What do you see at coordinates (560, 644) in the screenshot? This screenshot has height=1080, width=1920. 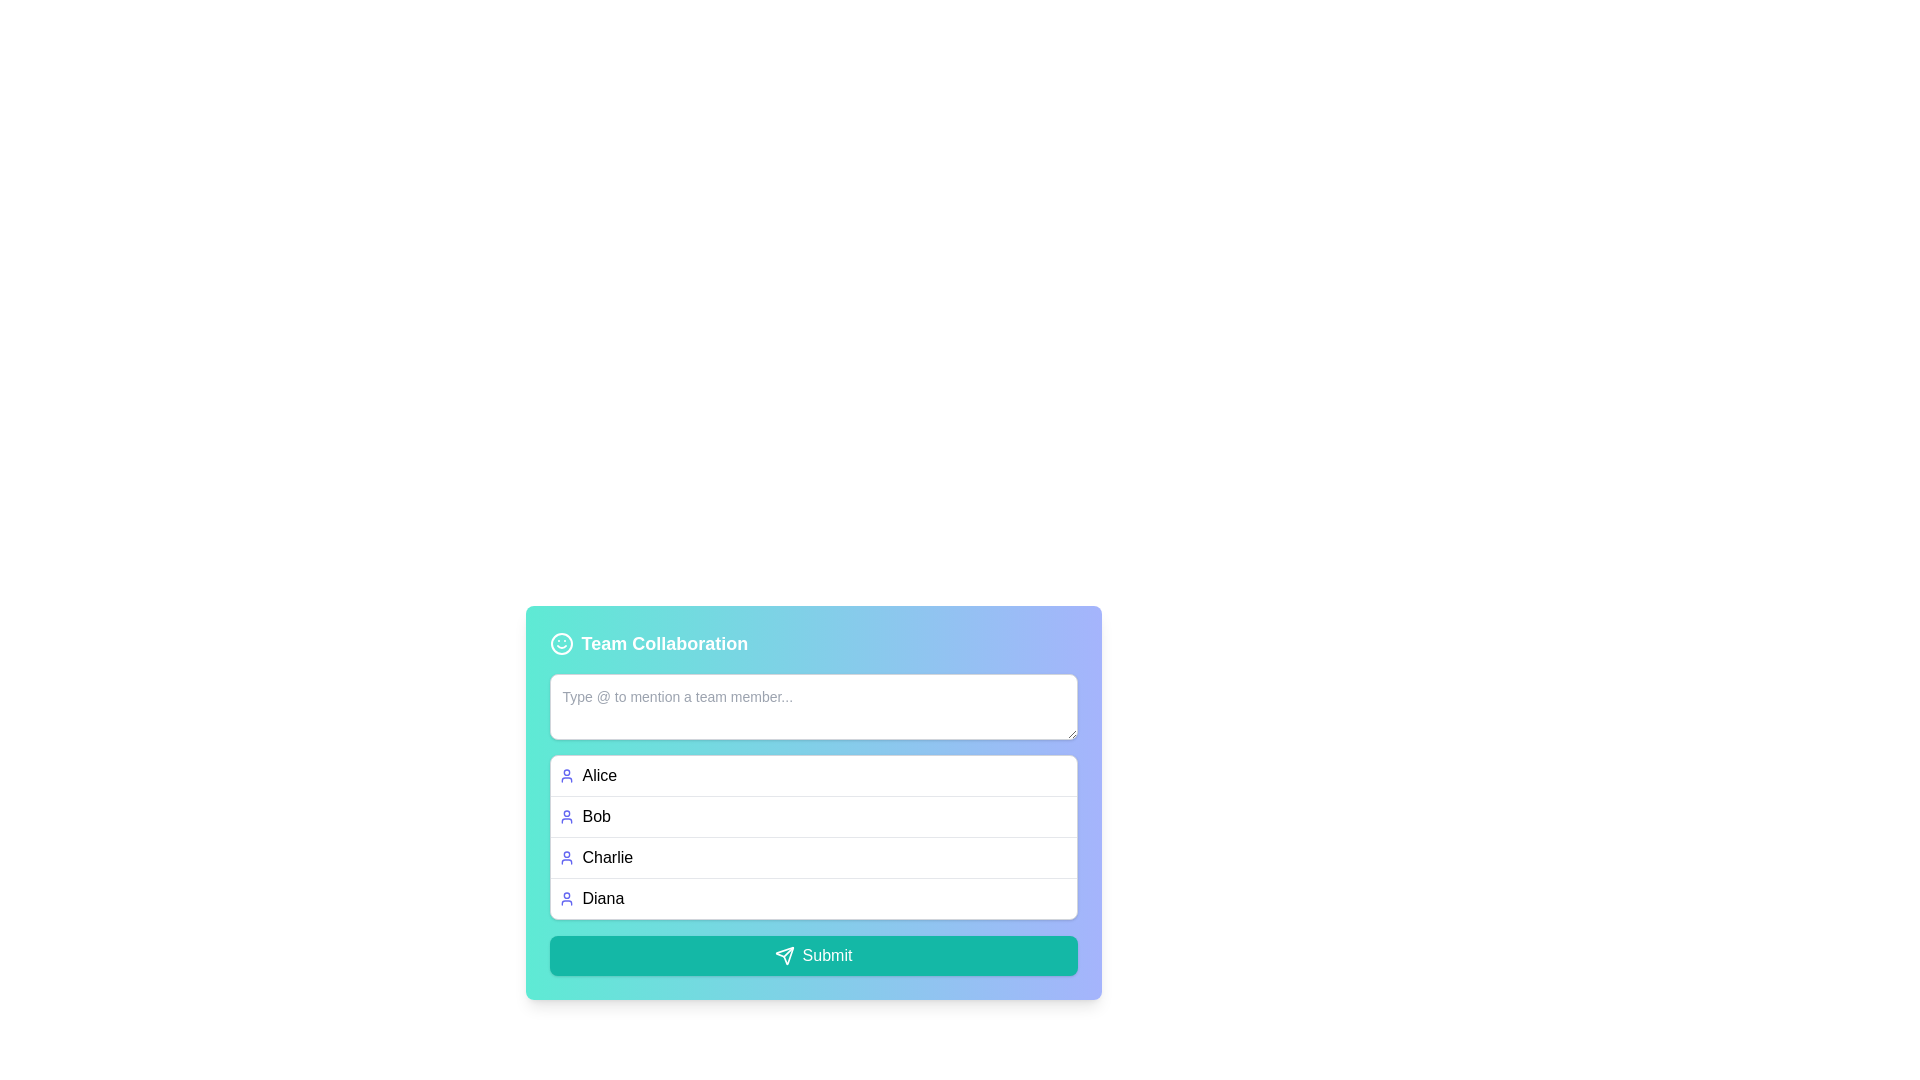 I see `the Decorative SVG circle that is the central feature of the smiley face icon in the header titled 'Team Collaboration'` at bounding box center [560, 644].